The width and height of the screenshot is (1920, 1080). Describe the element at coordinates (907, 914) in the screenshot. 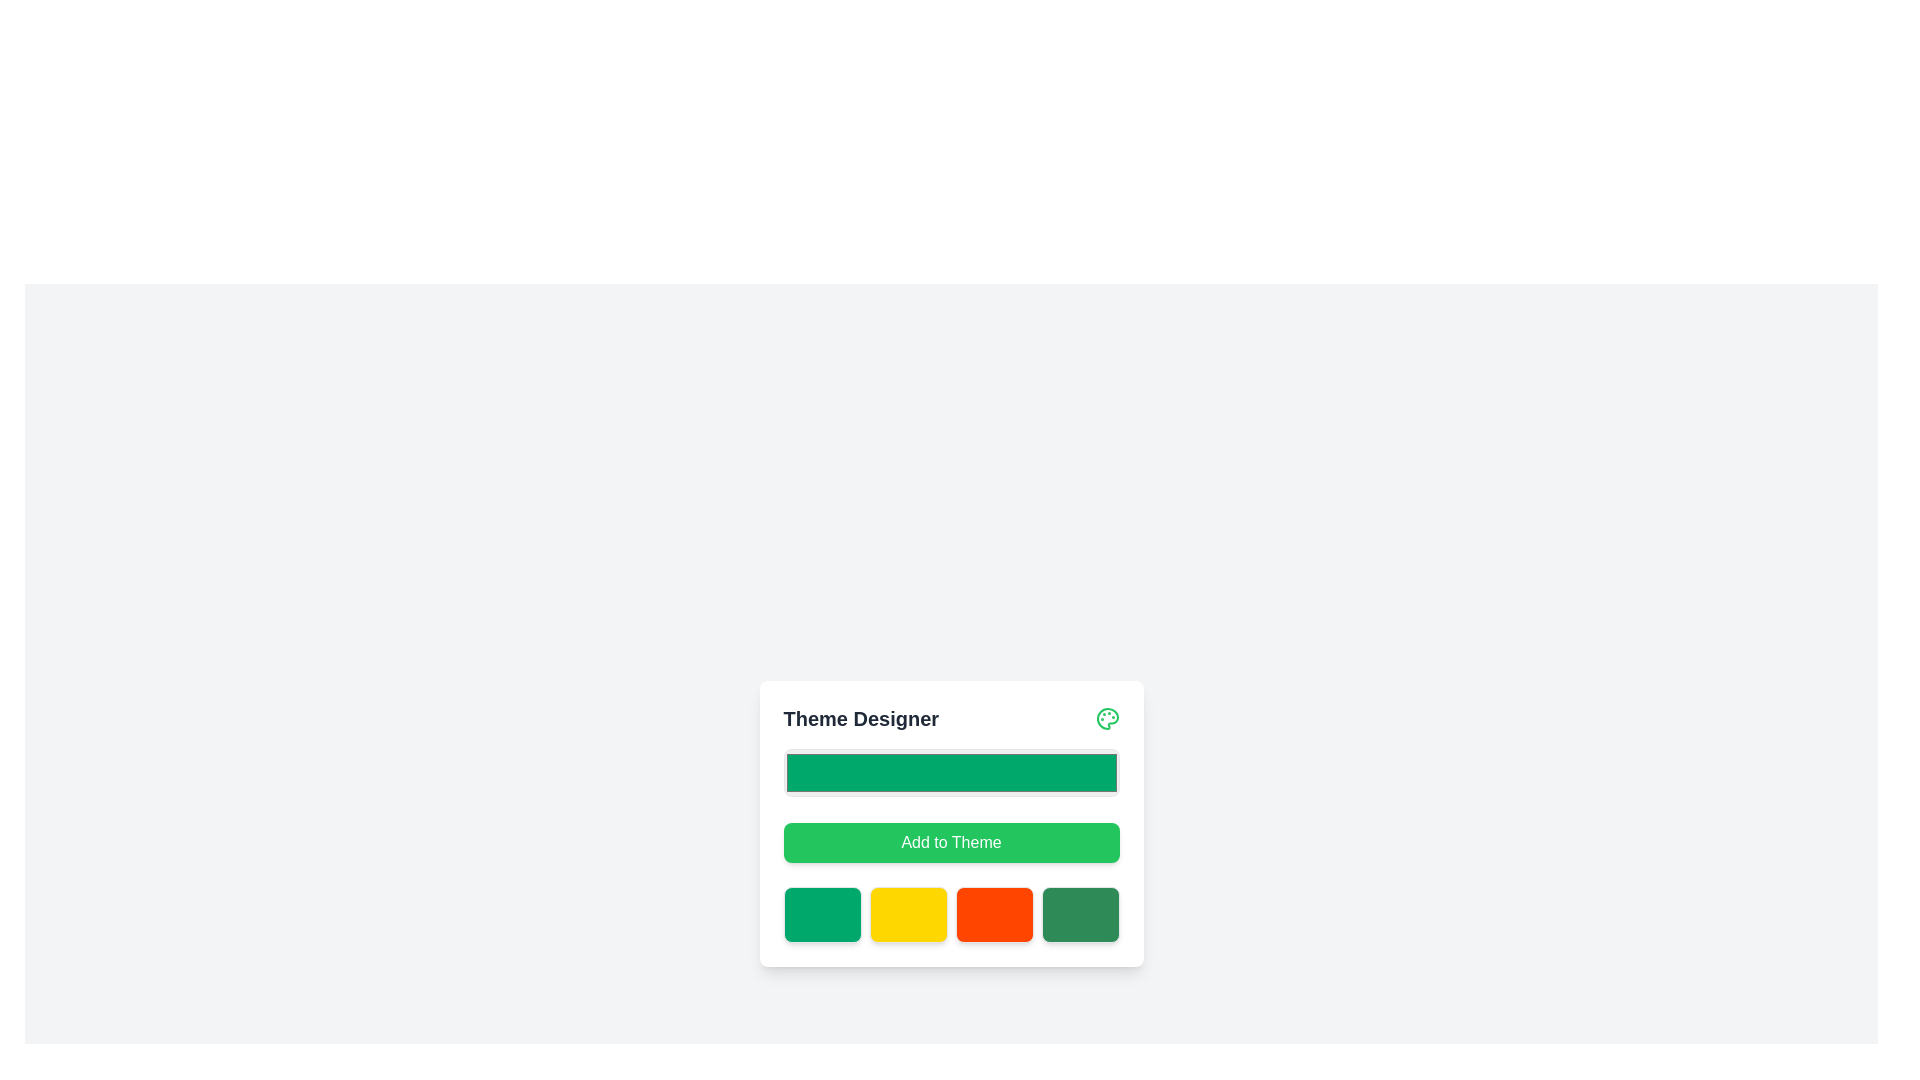

I see `the second button in the 'Theme Designer' section, which is likely related to selecting a yellow theme, positioned between a green button and an orange button` at that location.